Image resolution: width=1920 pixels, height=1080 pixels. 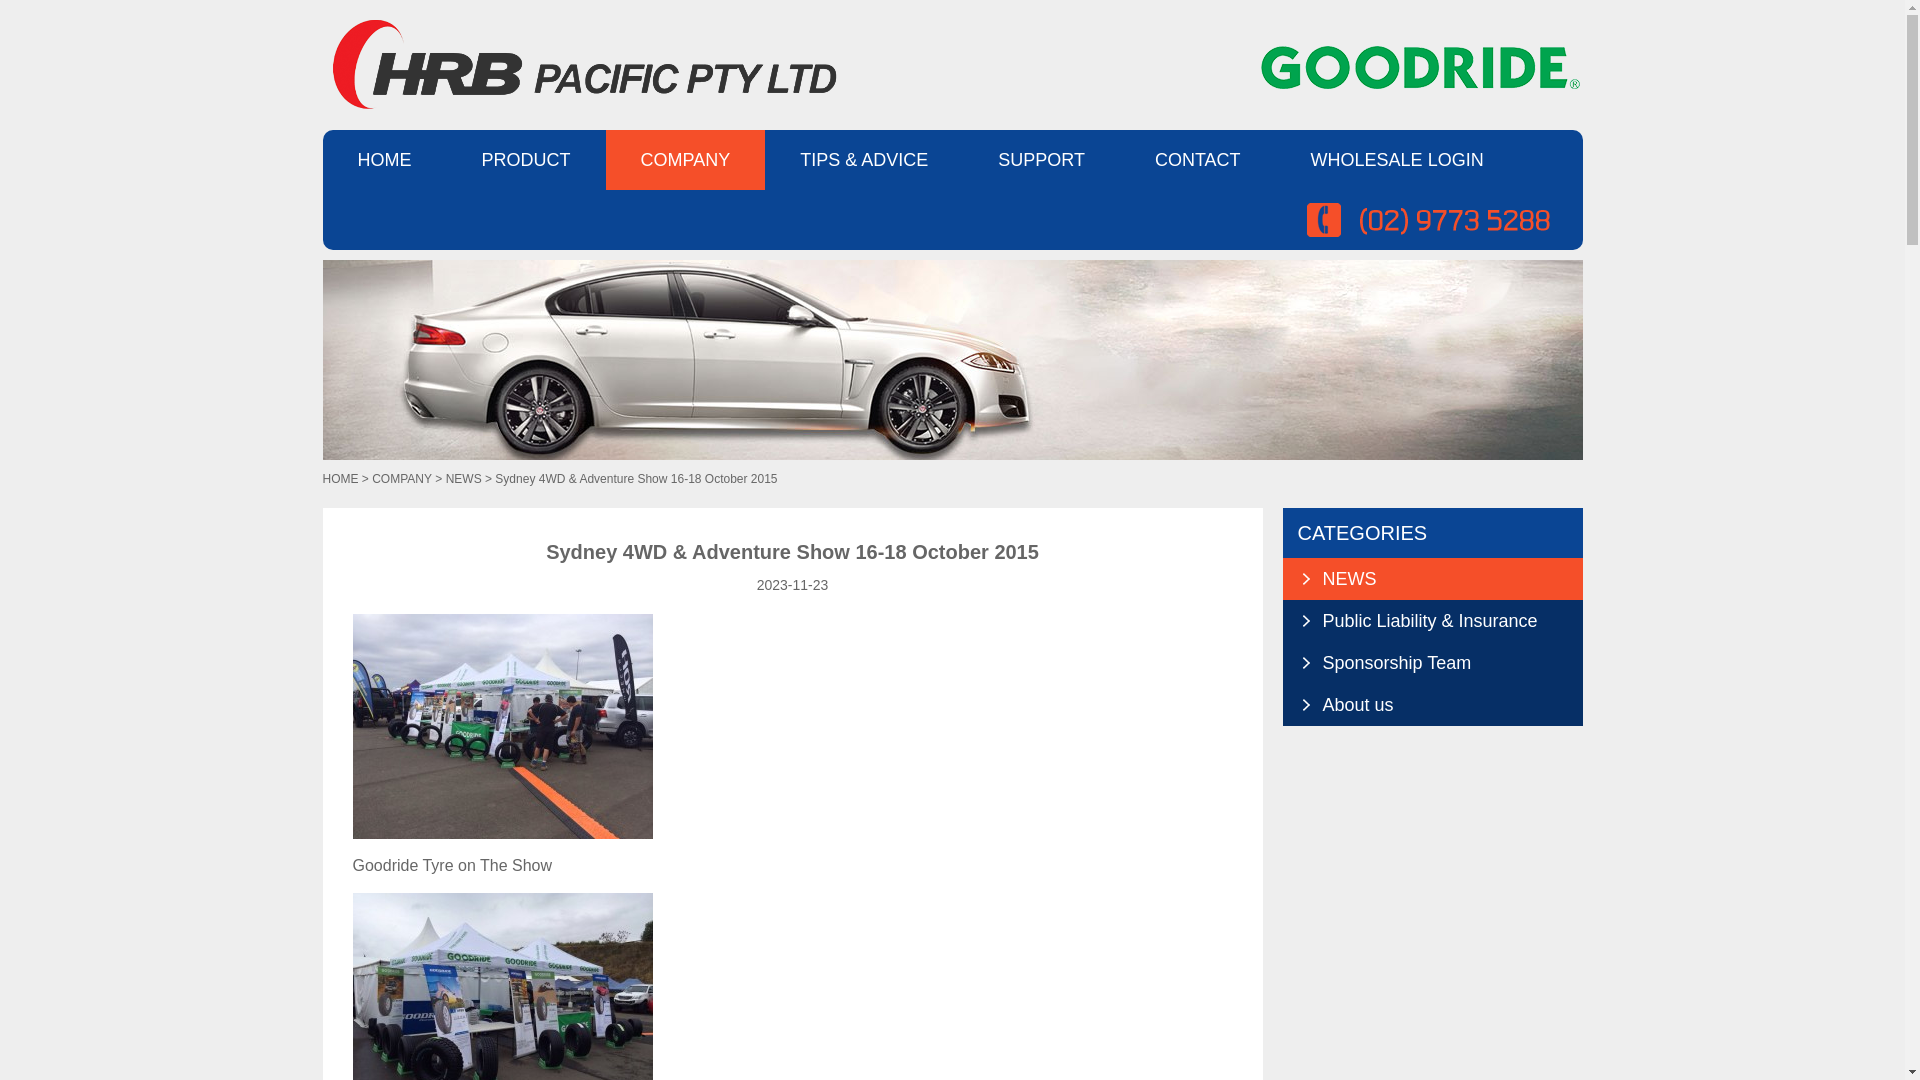 I want to click on 'NEWS', so click(x=463, y=478).